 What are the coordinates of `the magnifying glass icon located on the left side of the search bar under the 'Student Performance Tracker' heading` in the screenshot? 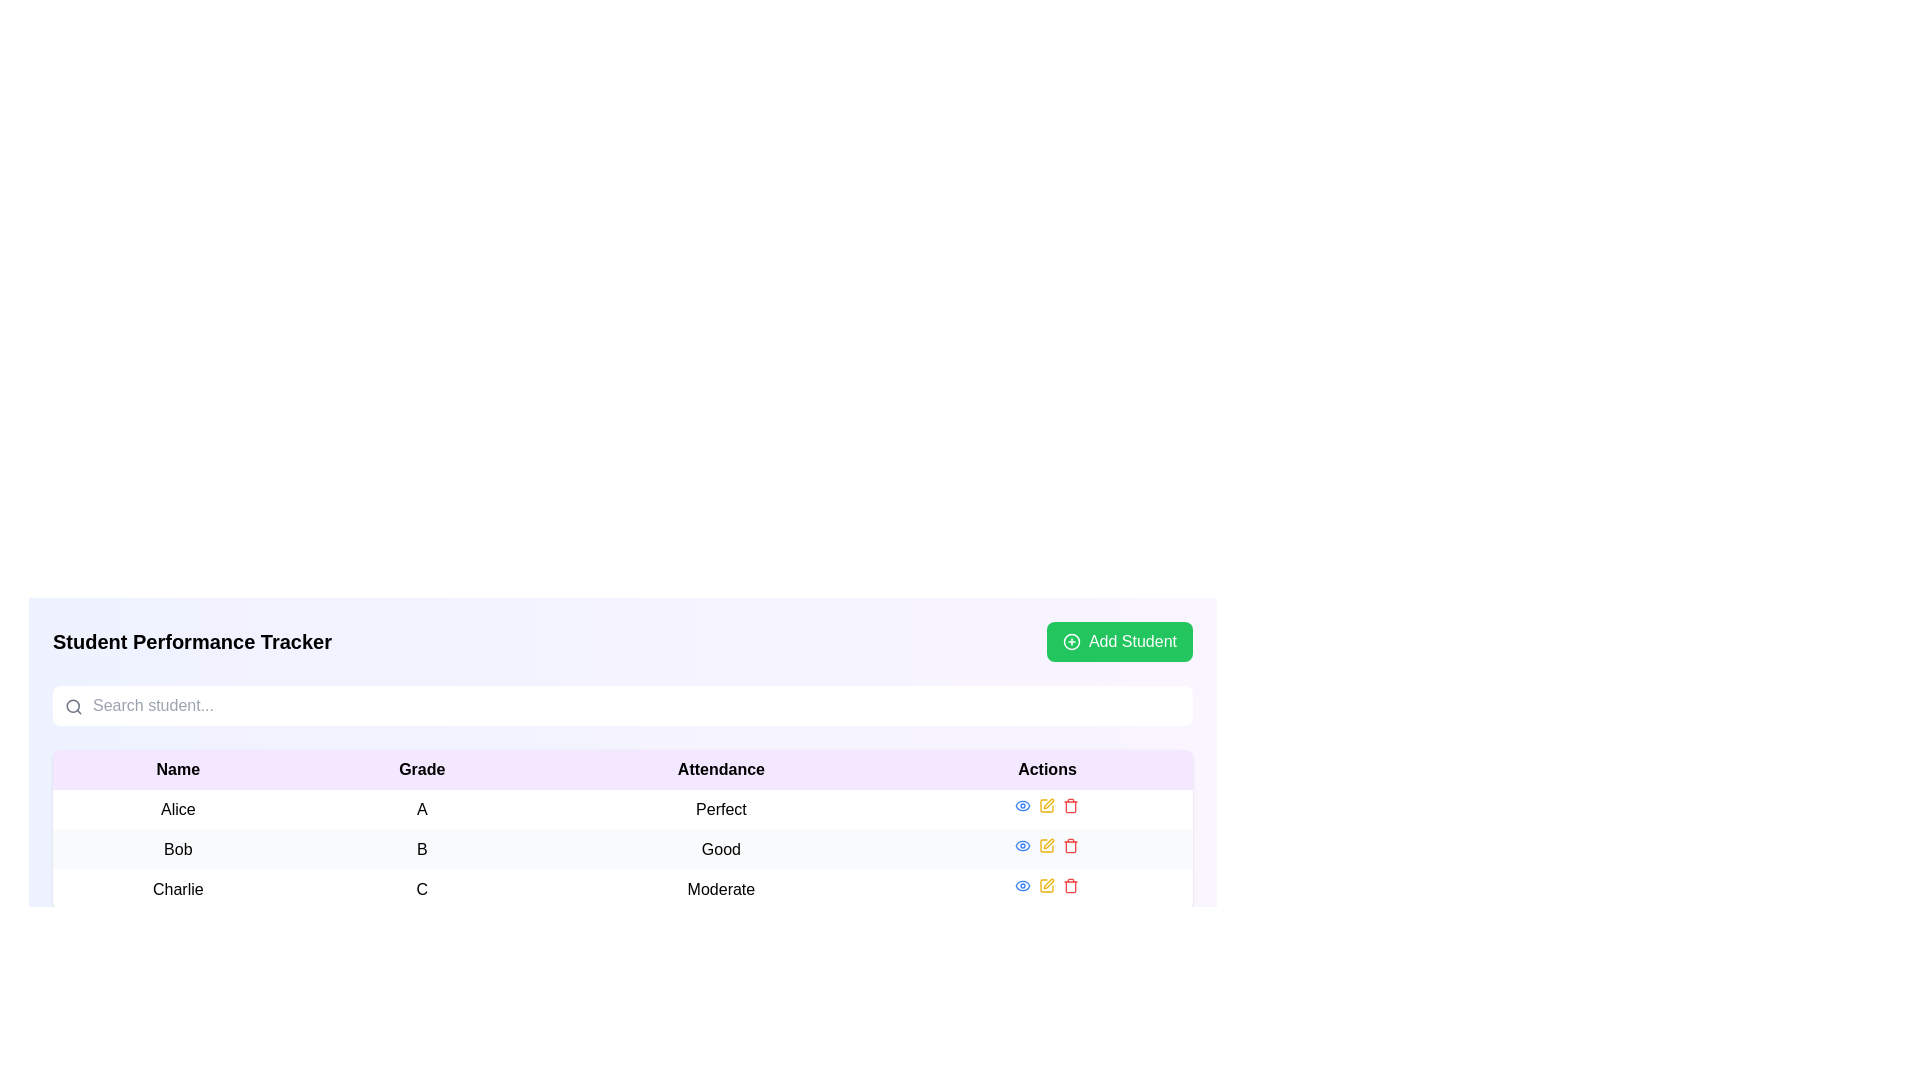 It's located at (73, 705).